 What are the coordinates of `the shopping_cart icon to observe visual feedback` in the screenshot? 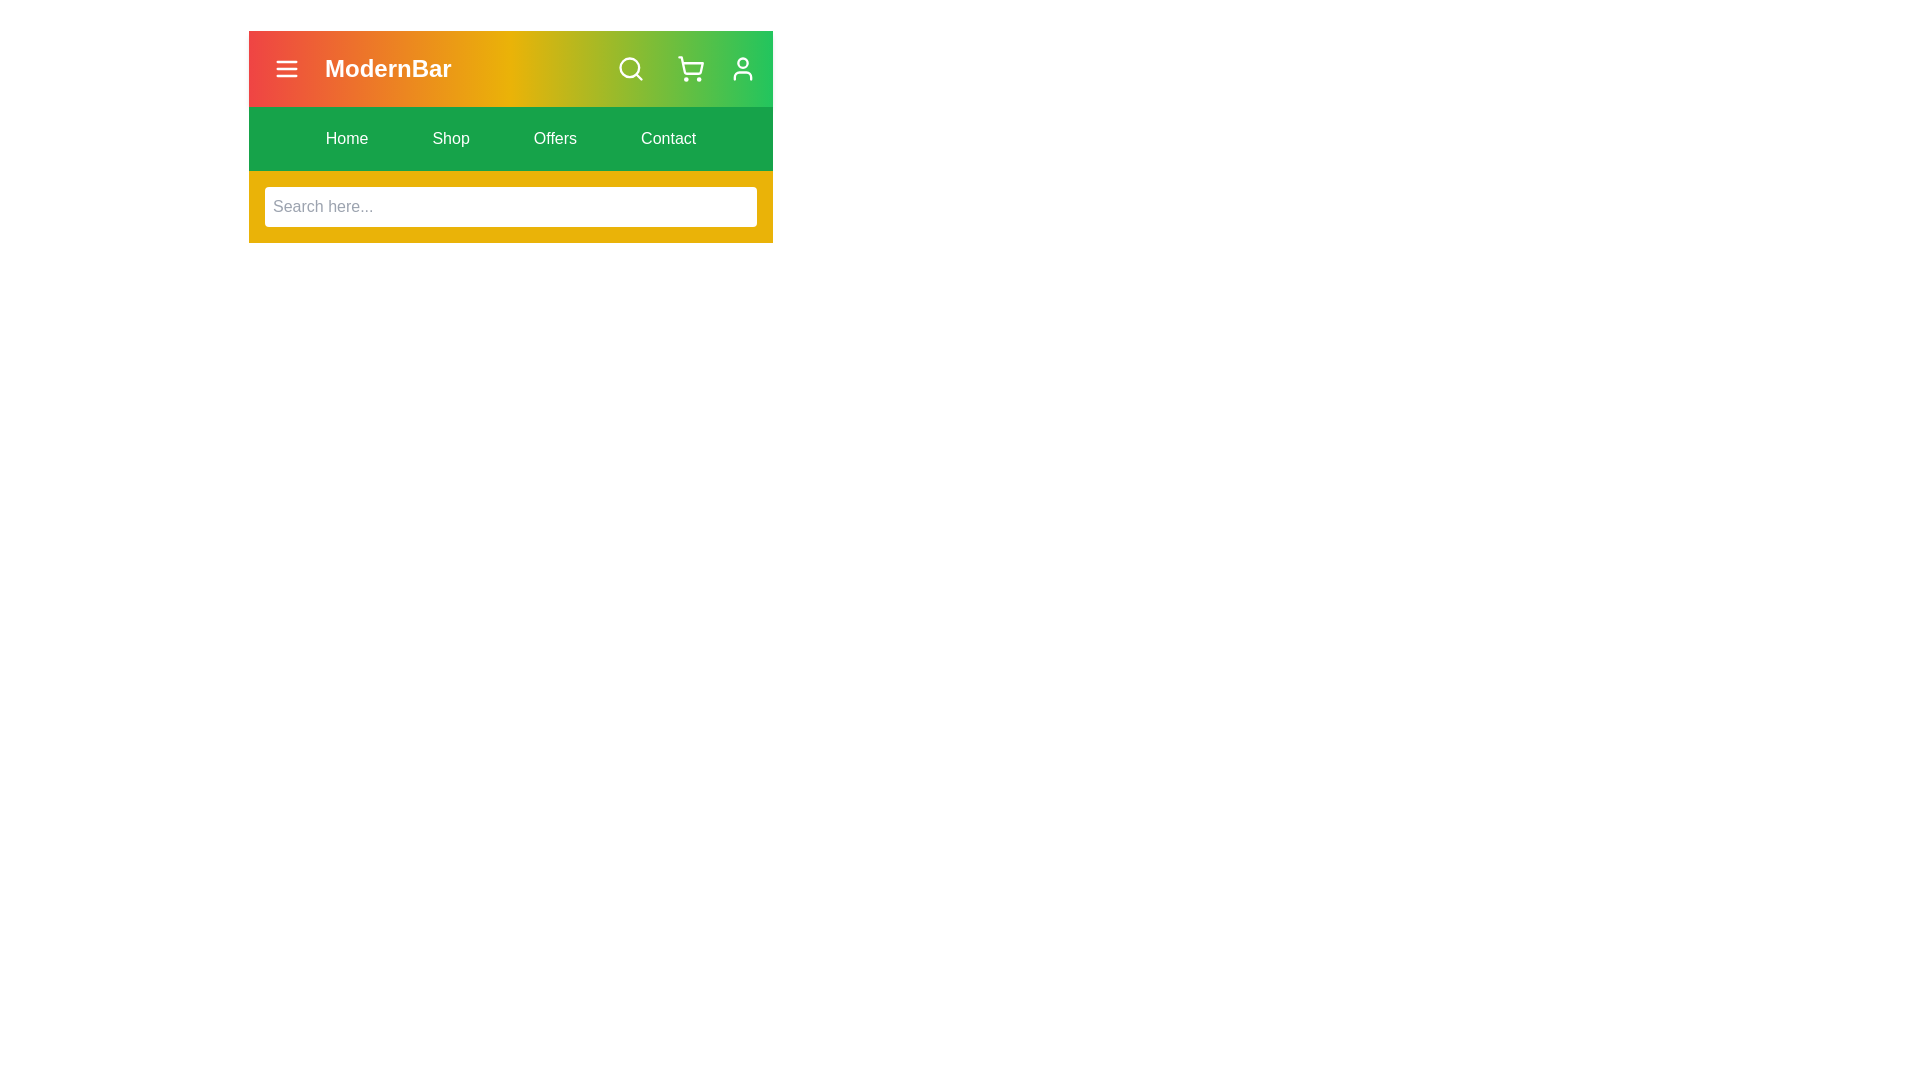 It's located at (691, 68).